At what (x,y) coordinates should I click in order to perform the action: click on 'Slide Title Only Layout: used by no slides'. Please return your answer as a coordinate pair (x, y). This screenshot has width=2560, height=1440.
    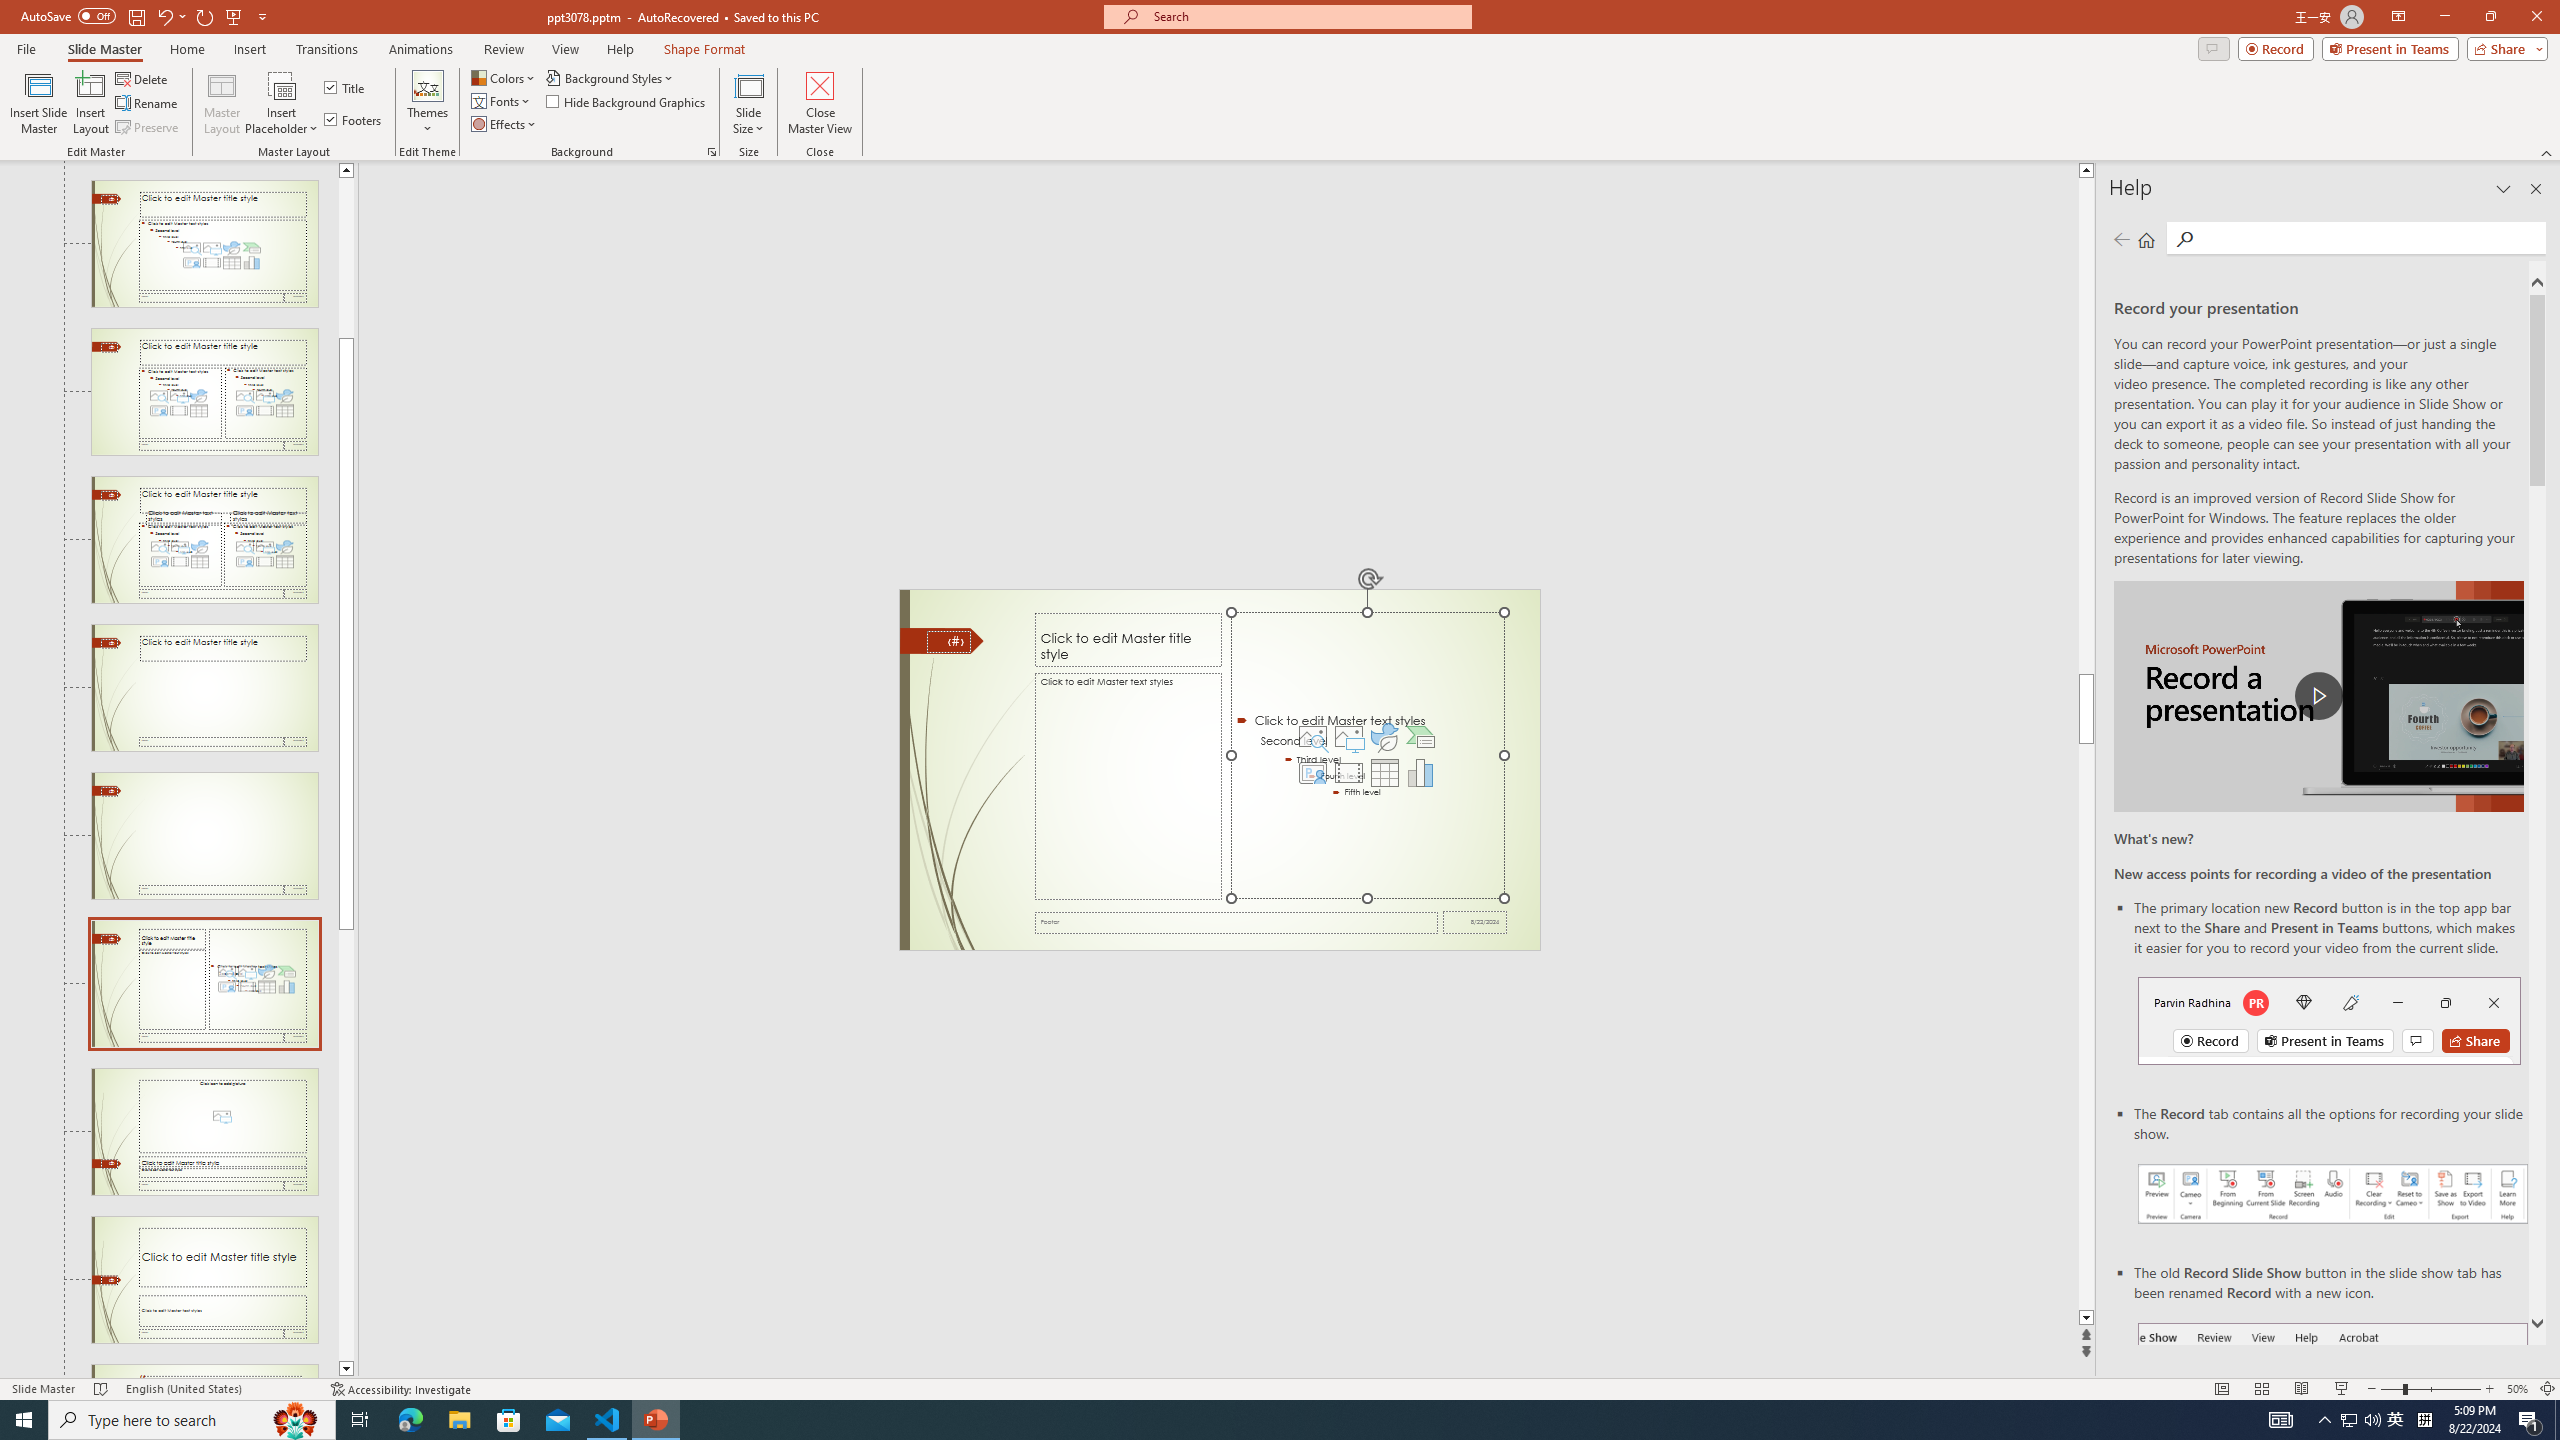
    Looking at the image, I should click on (203, 688).